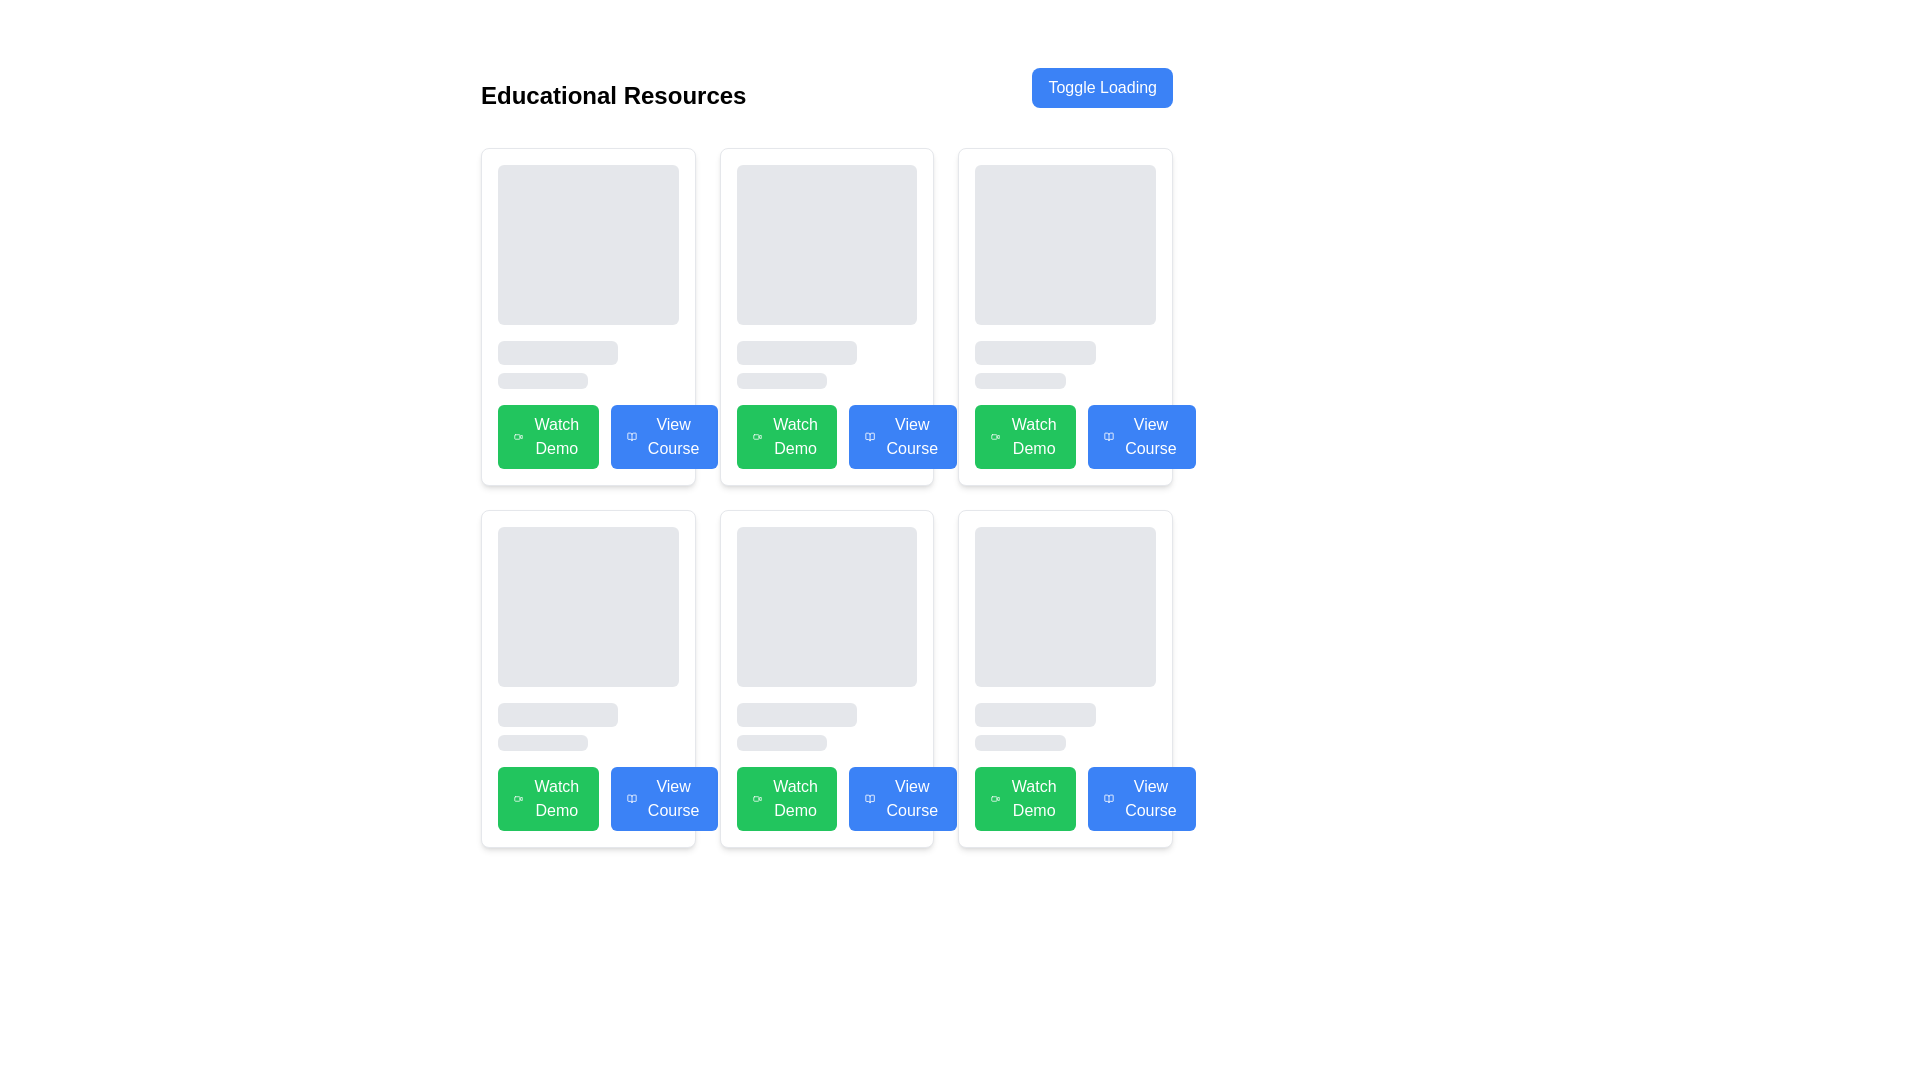 The width and height of the screenshot is (1920, 1080). What do you see at coordinates (756, 797) in the screenshot?
I see `the decorative icon for the 'Watch Demo' button located within the green button in the bottom buttons row of the third card in the second row of the grid layout` at bounding box center [756, 797].